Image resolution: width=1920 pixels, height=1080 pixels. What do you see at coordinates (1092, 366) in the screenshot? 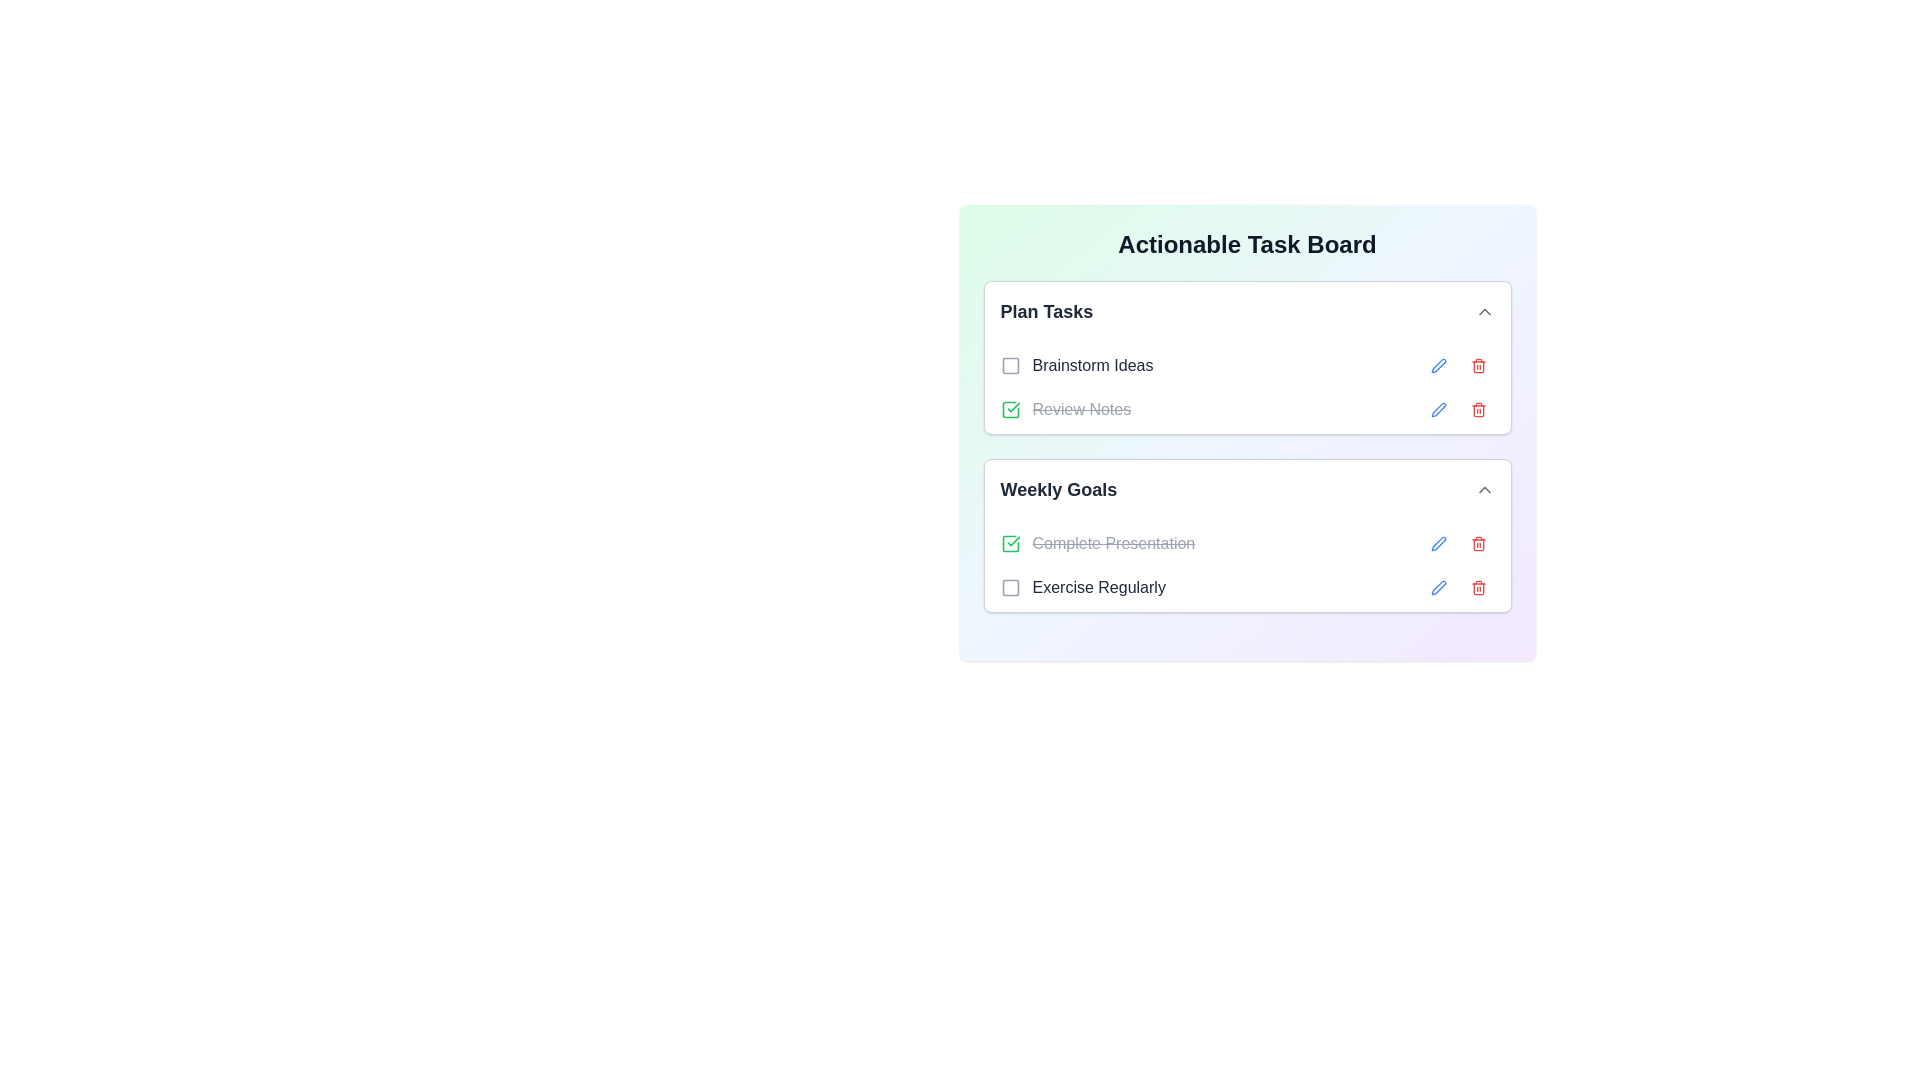
I see `non-interactive text label displaying the task name 'Brainstorm Ideas' located in the 'Plan Tasks' section of the 'Actionable Task Board.'` at bounding box center [1092, 366].